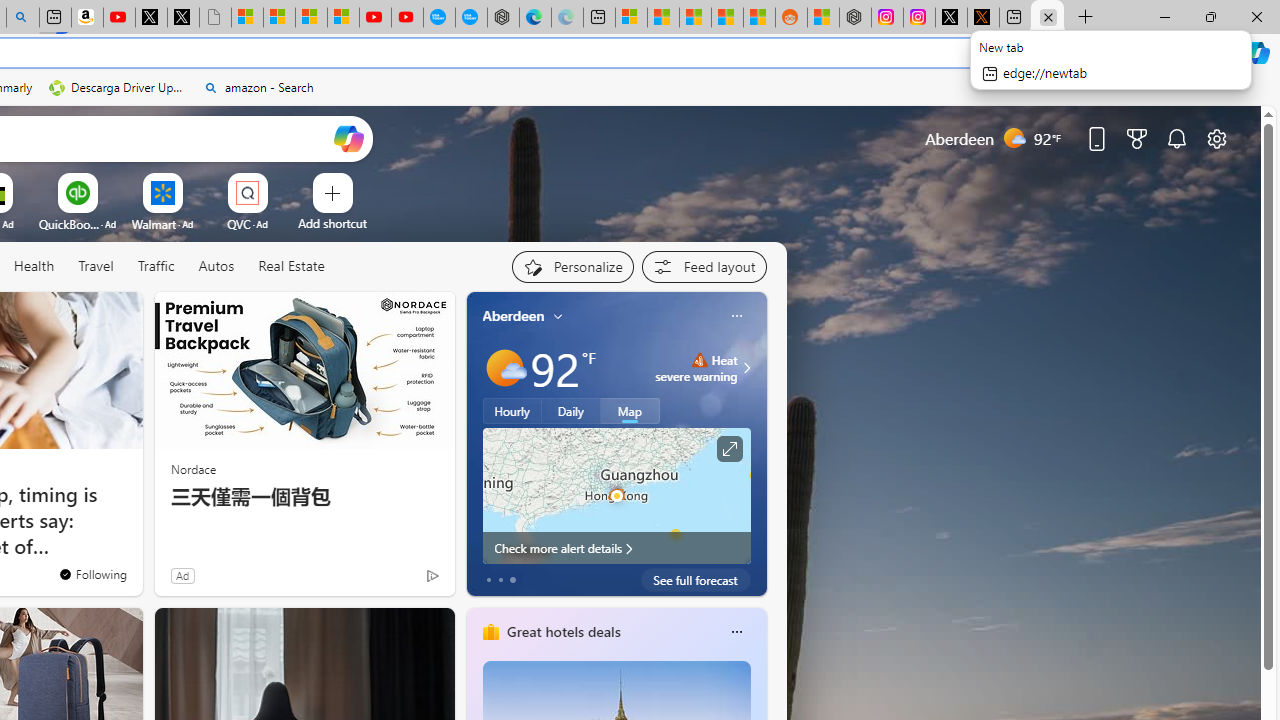 This screenshot has width=1280, height=720. I want to click on 'help.x.com | 524: A timeout occurred', so click(983, 17).